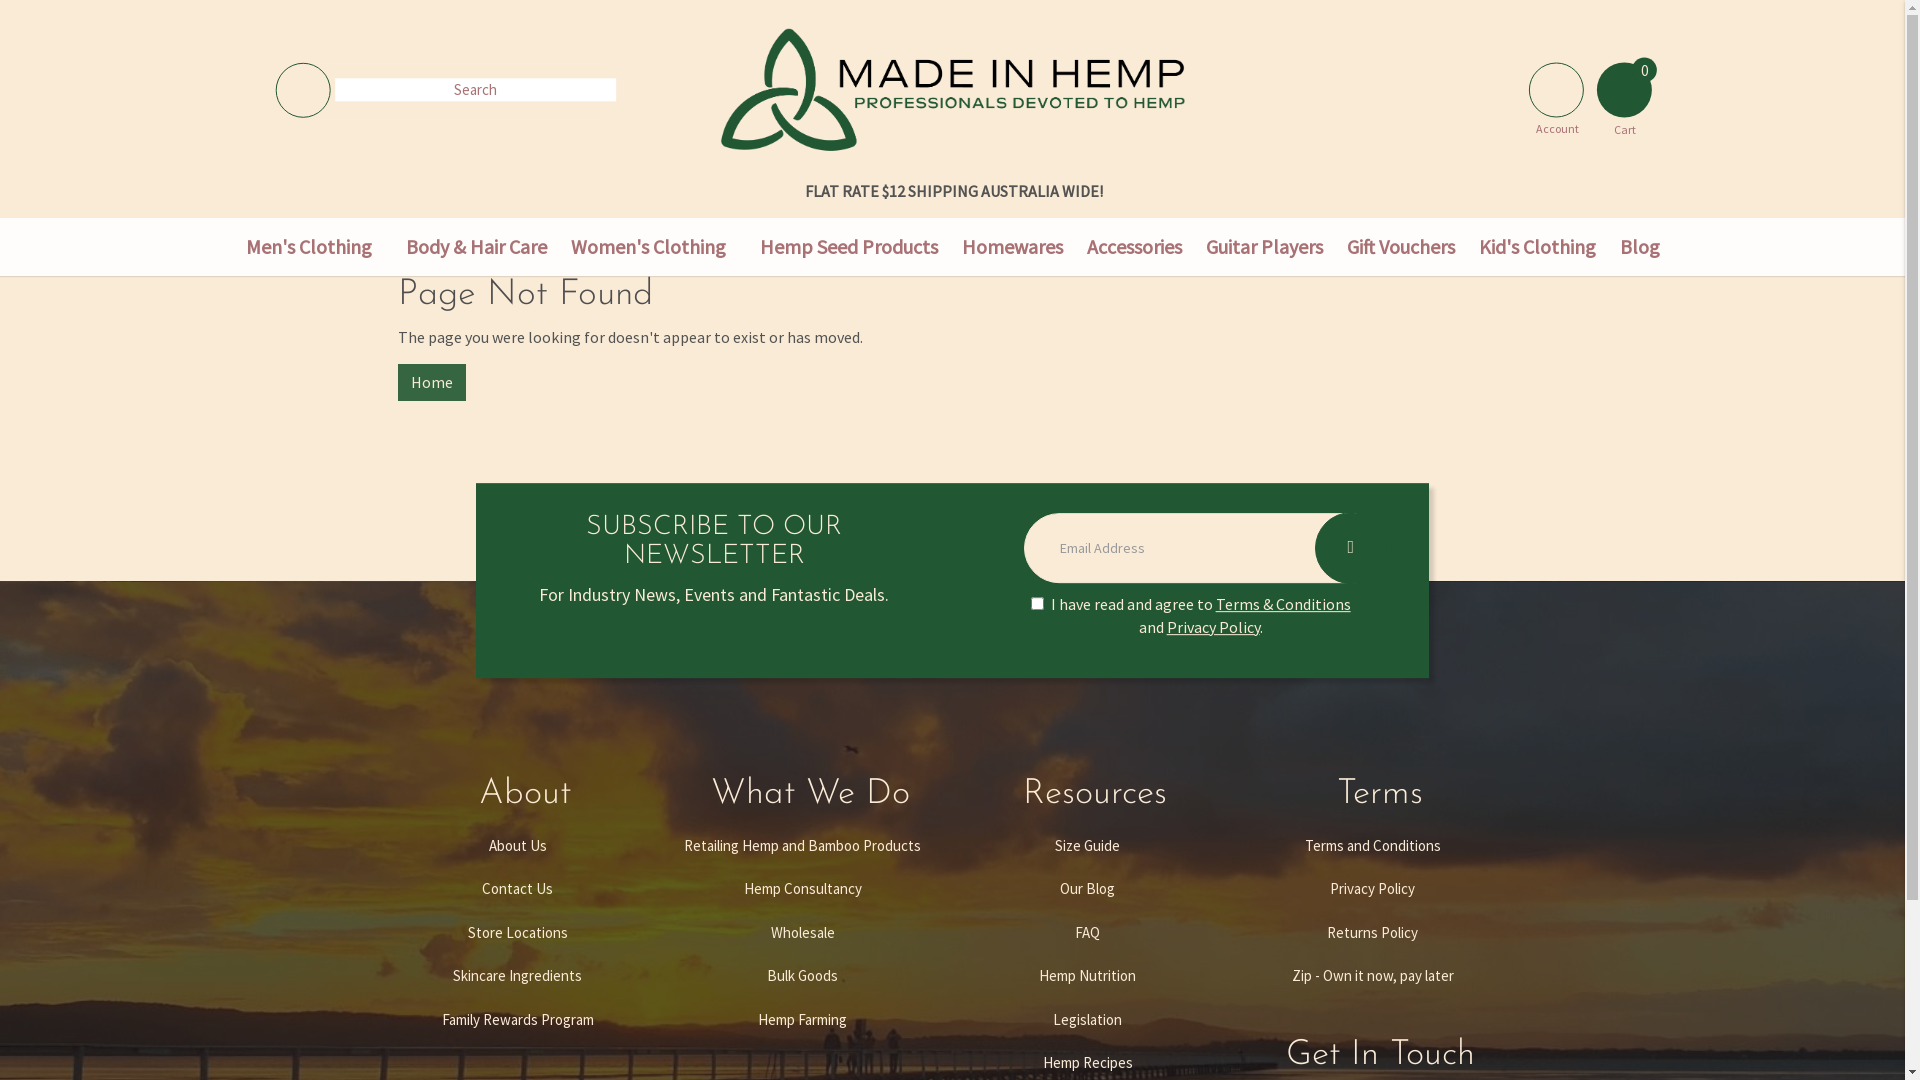  I want to click on 'Body & Hair Care', so click(475, 246).